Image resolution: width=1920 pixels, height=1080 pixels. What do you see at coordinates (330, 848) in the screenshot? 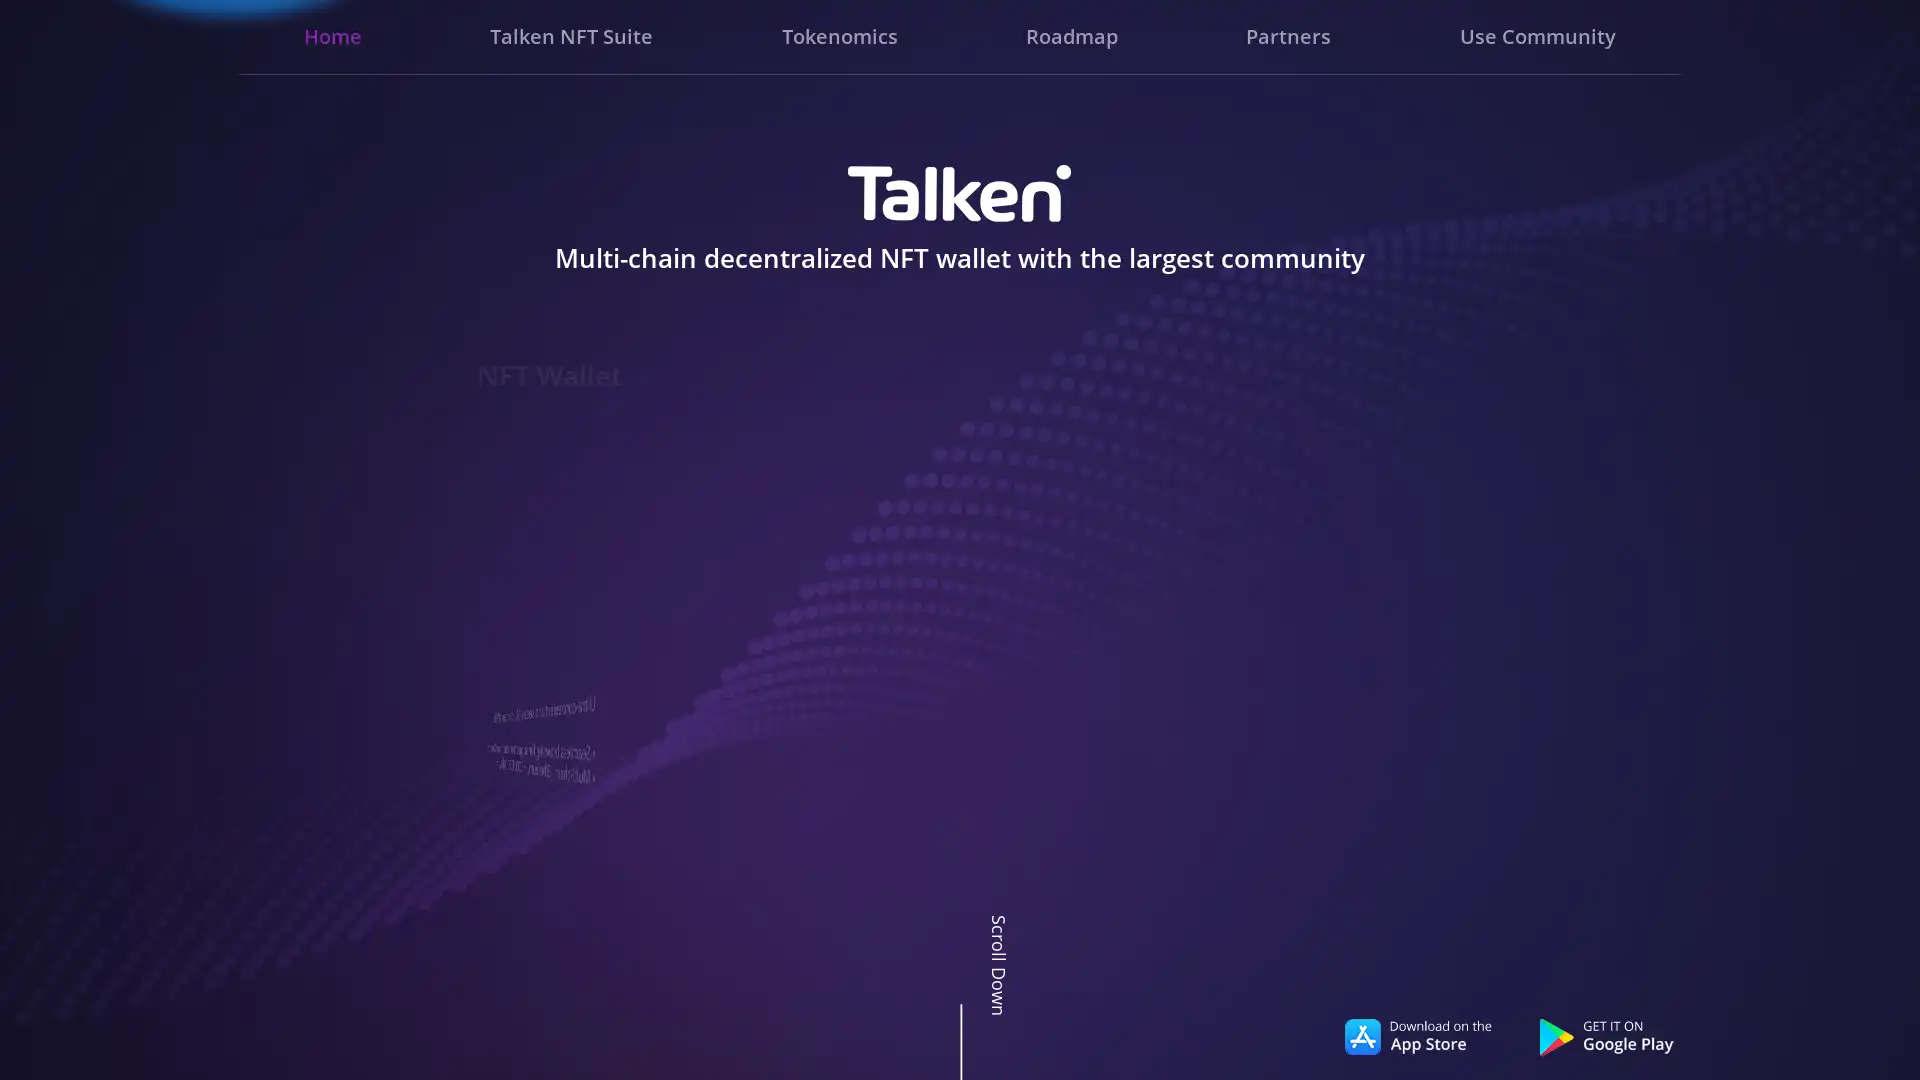
I see `Go to slide 3` at bounding box center [330, 848].